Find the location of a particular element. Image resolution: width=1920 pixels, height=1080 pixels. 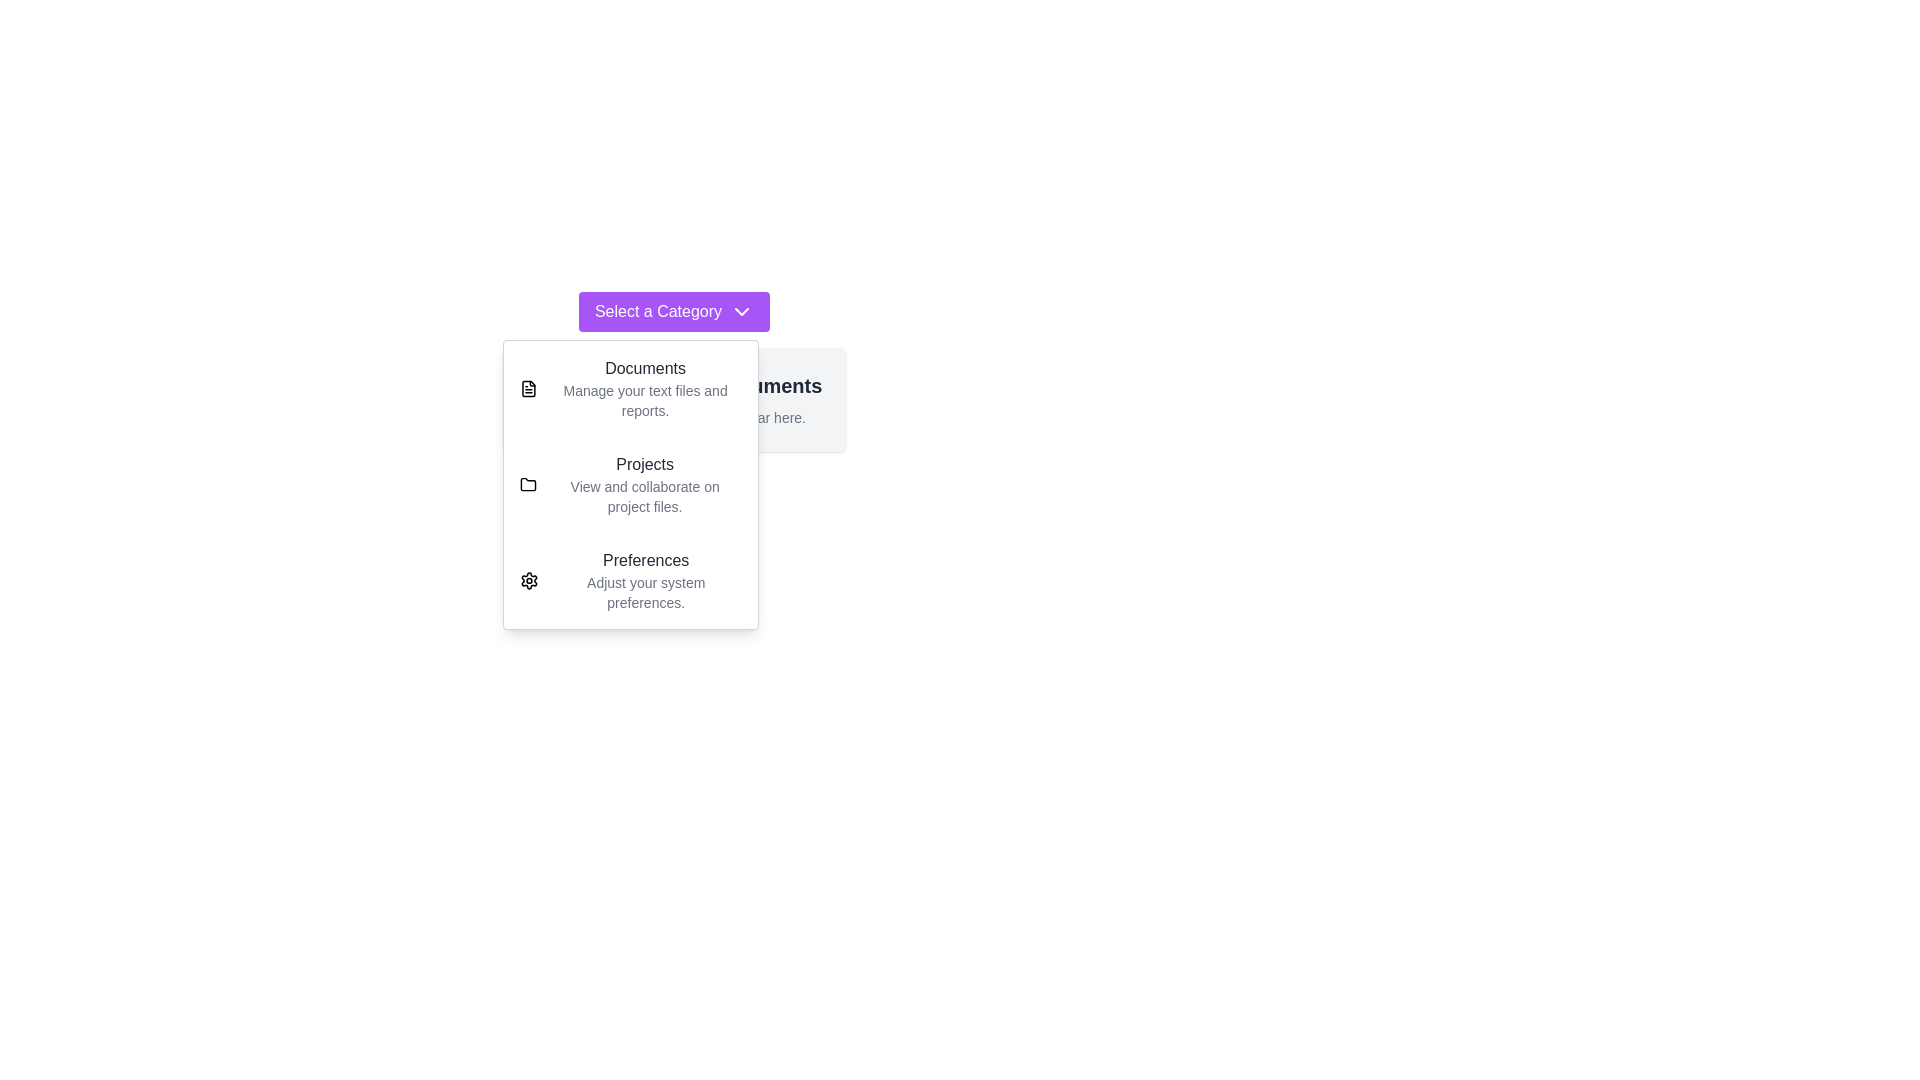

the category Preferences from the dropdown menu is located at coordinates (628, 581).